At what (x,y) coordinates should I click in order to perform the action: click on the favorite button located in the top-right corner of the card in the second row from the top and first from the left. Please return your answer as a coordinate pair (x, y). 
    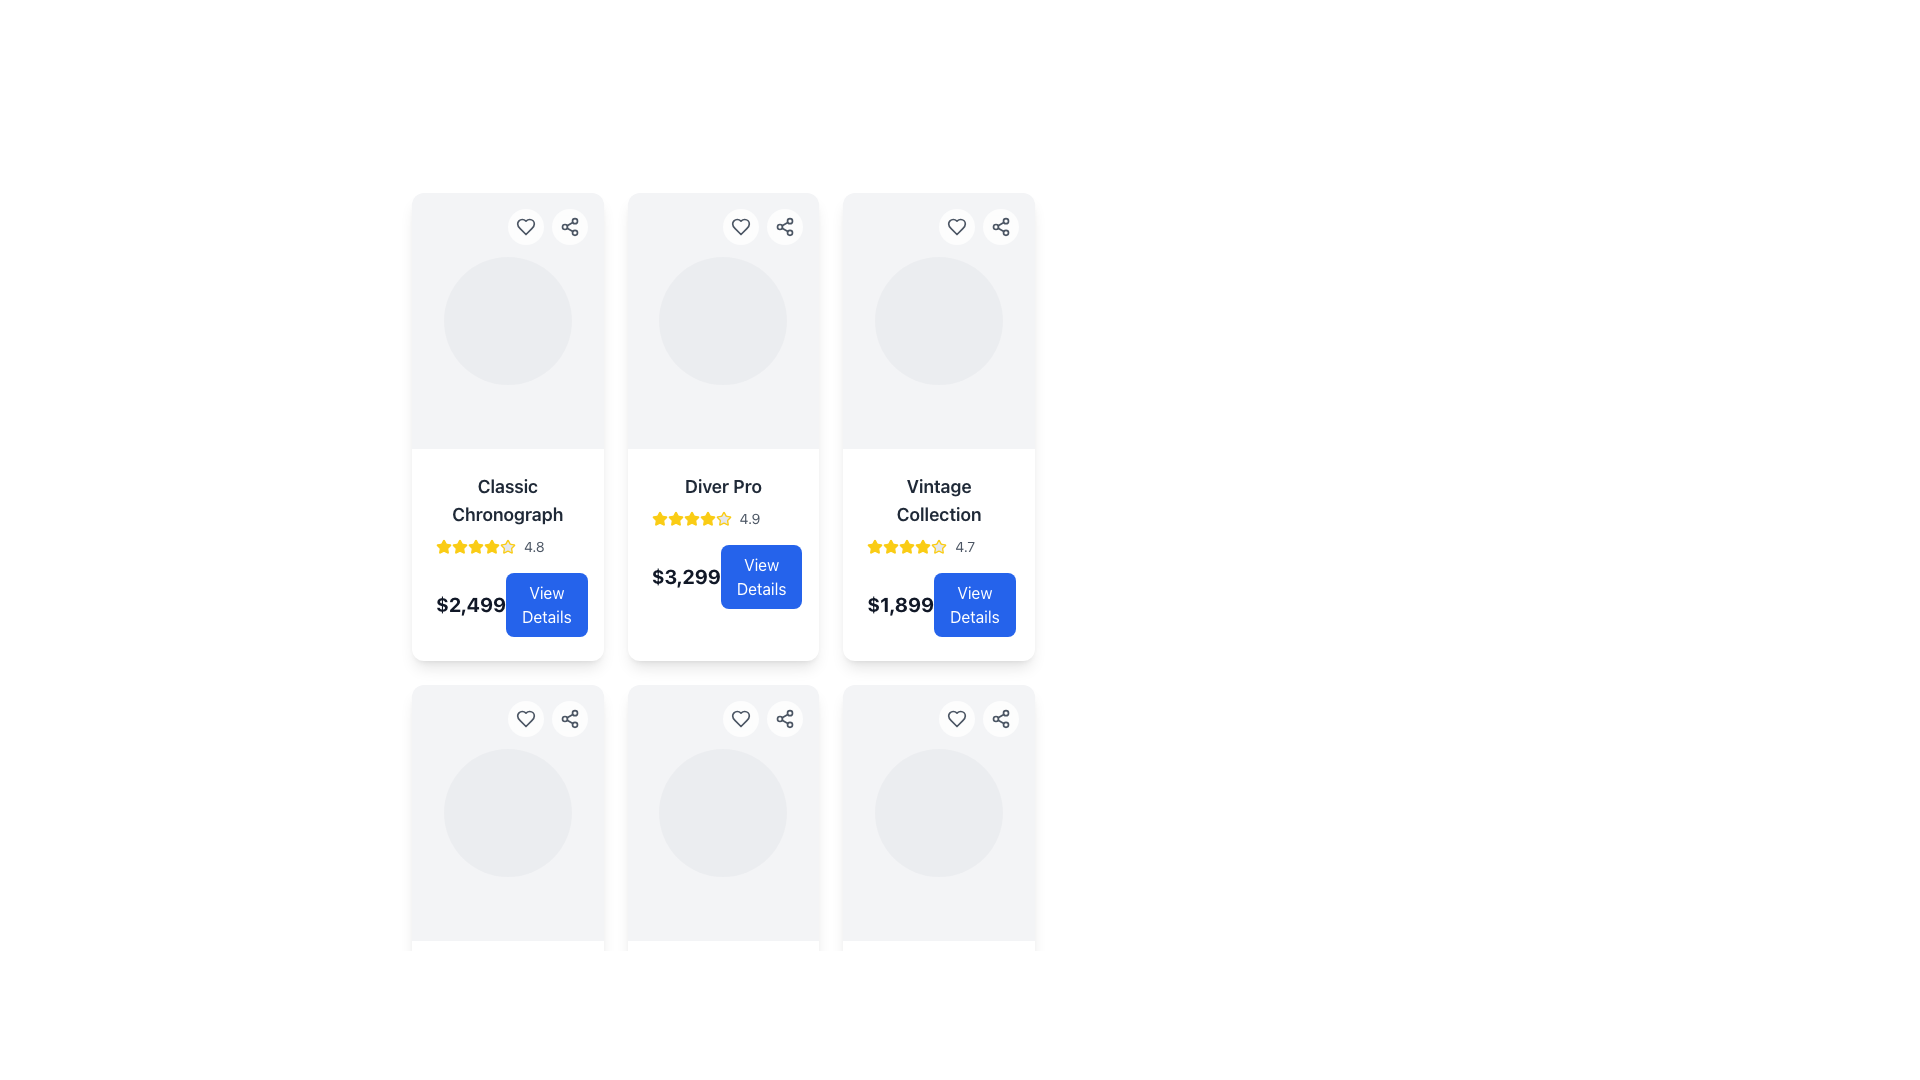
    Looking at the image, I should click on (525, 717).